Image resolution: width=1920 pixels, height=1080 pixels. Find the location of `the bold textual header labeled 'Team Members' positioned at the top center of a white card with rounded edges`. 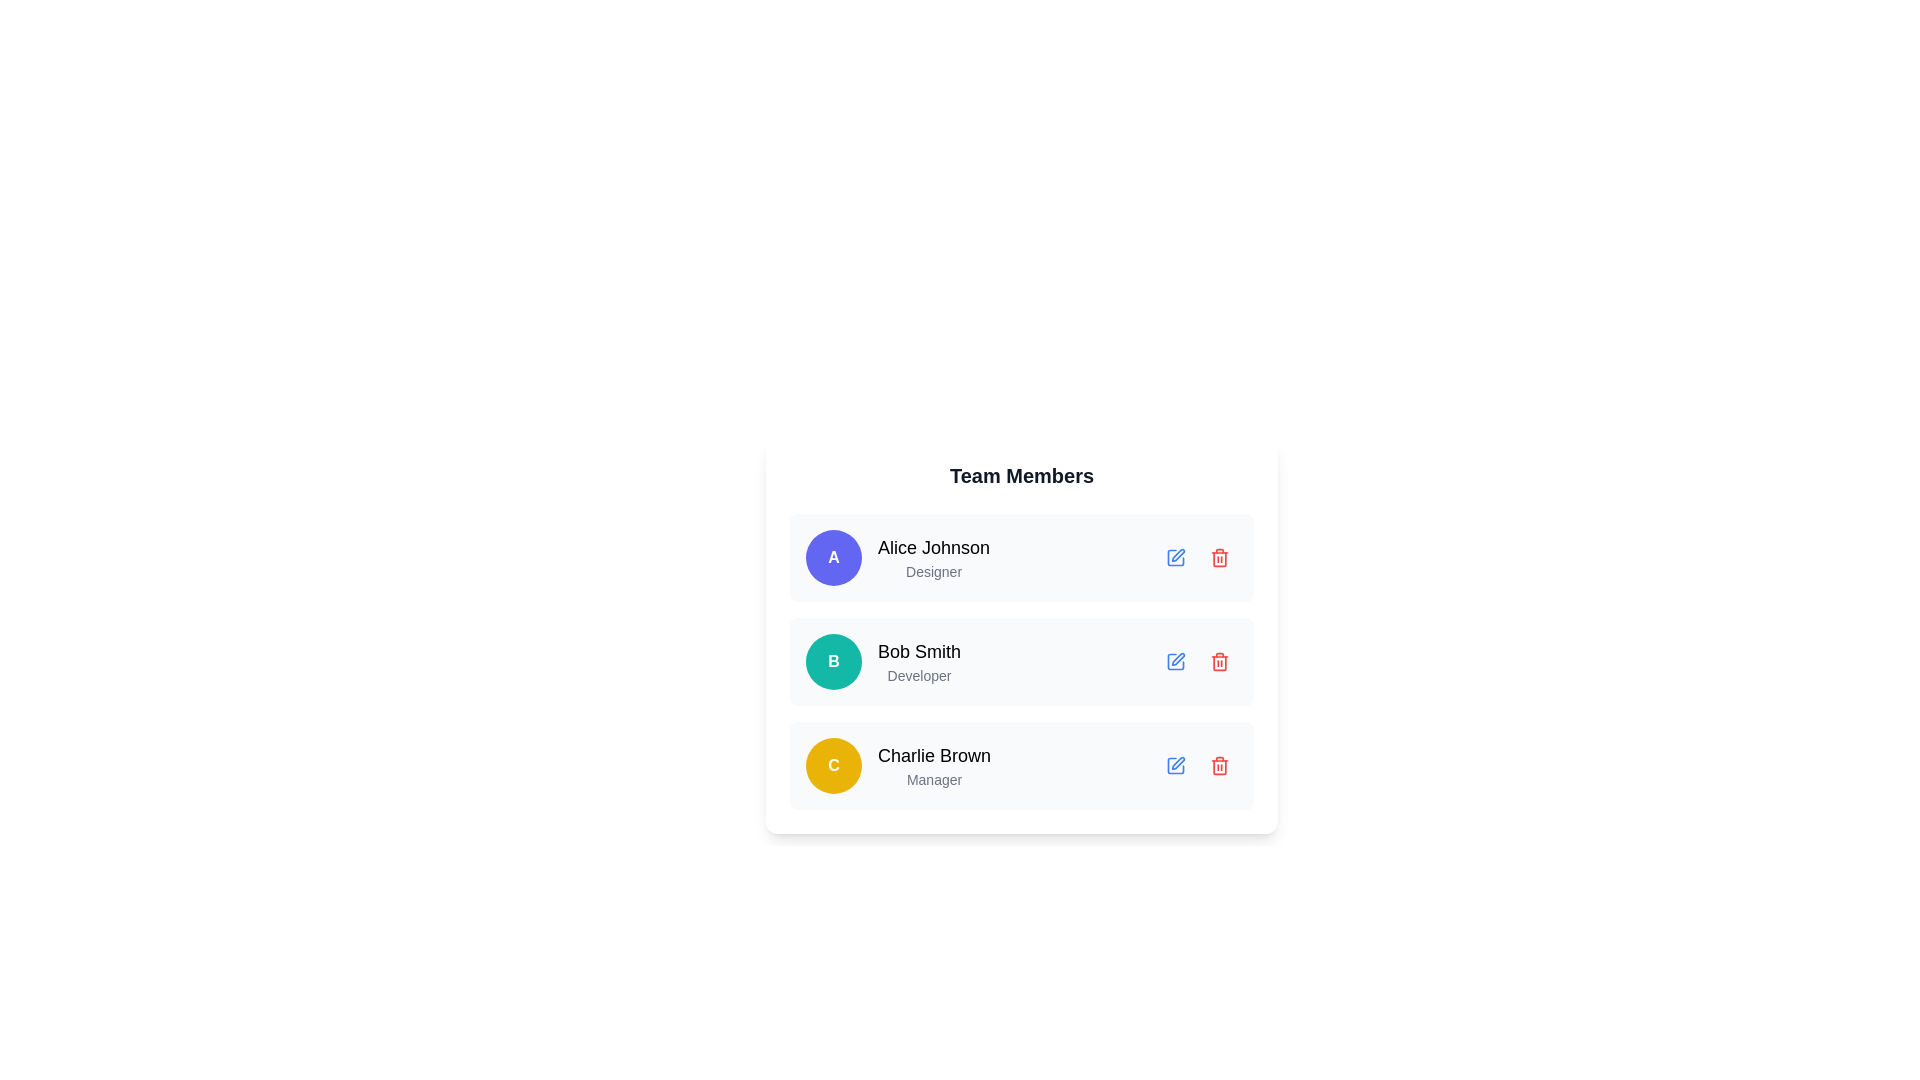

the bold textual header labeled 'Team Members' positioned at the top center of a white card with rounded edges is located at coordinates (1022, 475).